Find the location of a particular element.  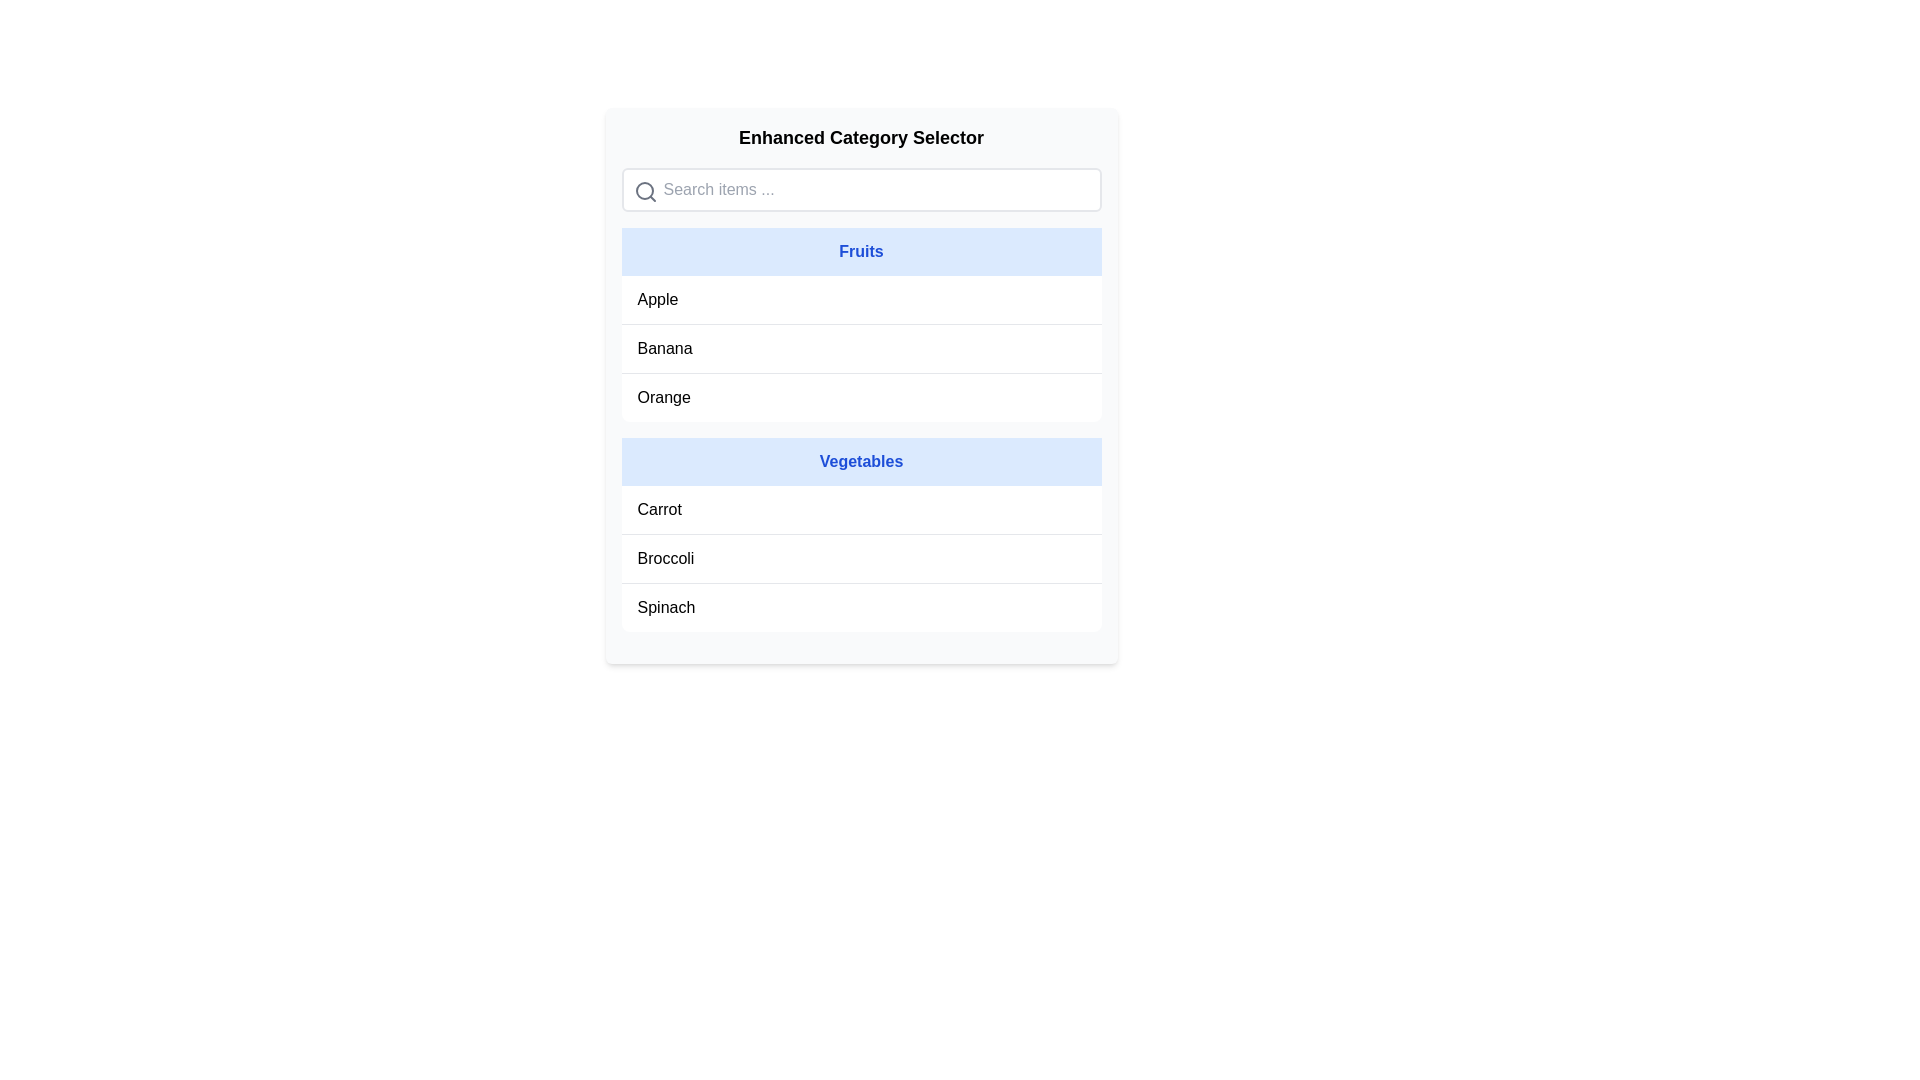

the search icon positioned inside the search bar input field, aligned to the left, which visually indicates the purpose of the input field for searching is located at coordinates (645, 192).